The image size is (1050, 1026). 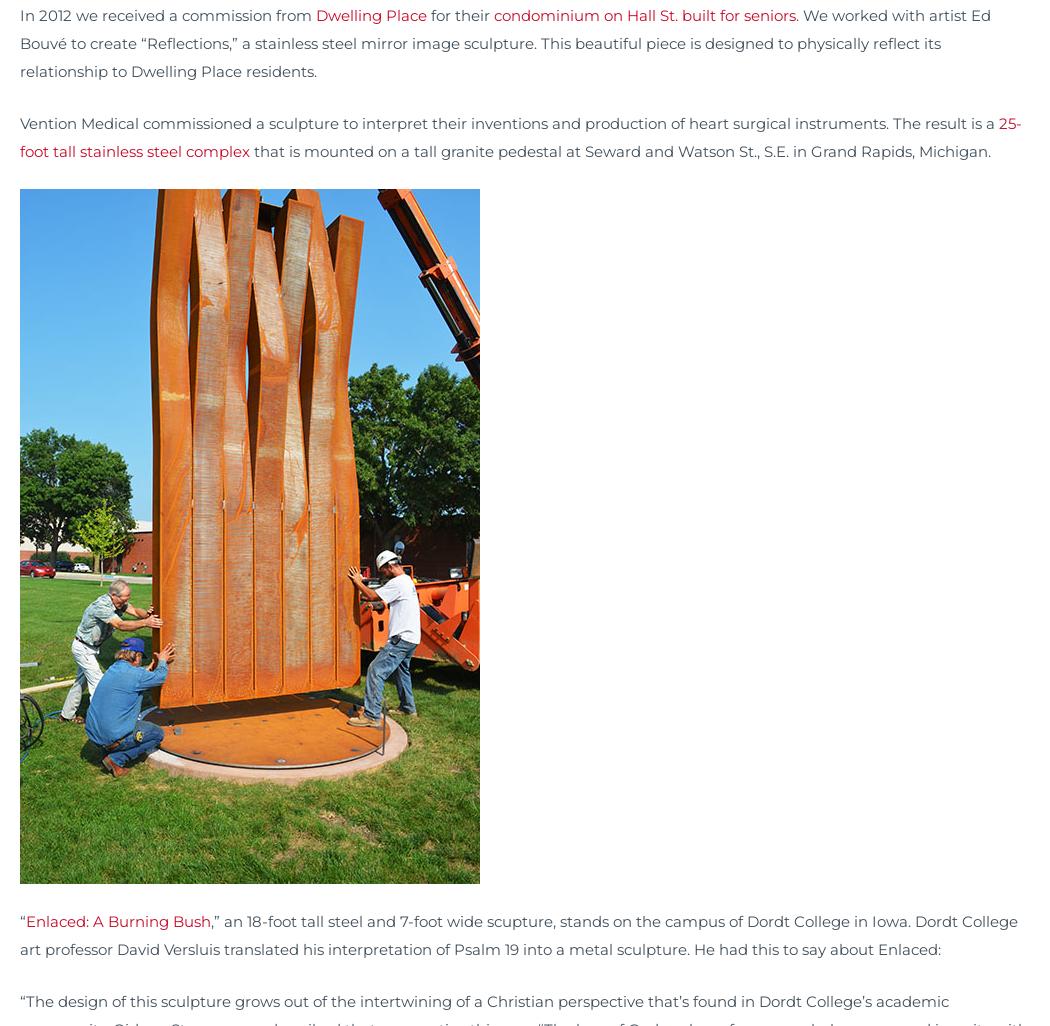 What do you see at coordinates (508, 122) in the screenshot?
I see `'Vention Medical commissioned a sculpture to interpret their inventions and production of heart surgical instruments. The result is a'` at bounding box center [508, 122].